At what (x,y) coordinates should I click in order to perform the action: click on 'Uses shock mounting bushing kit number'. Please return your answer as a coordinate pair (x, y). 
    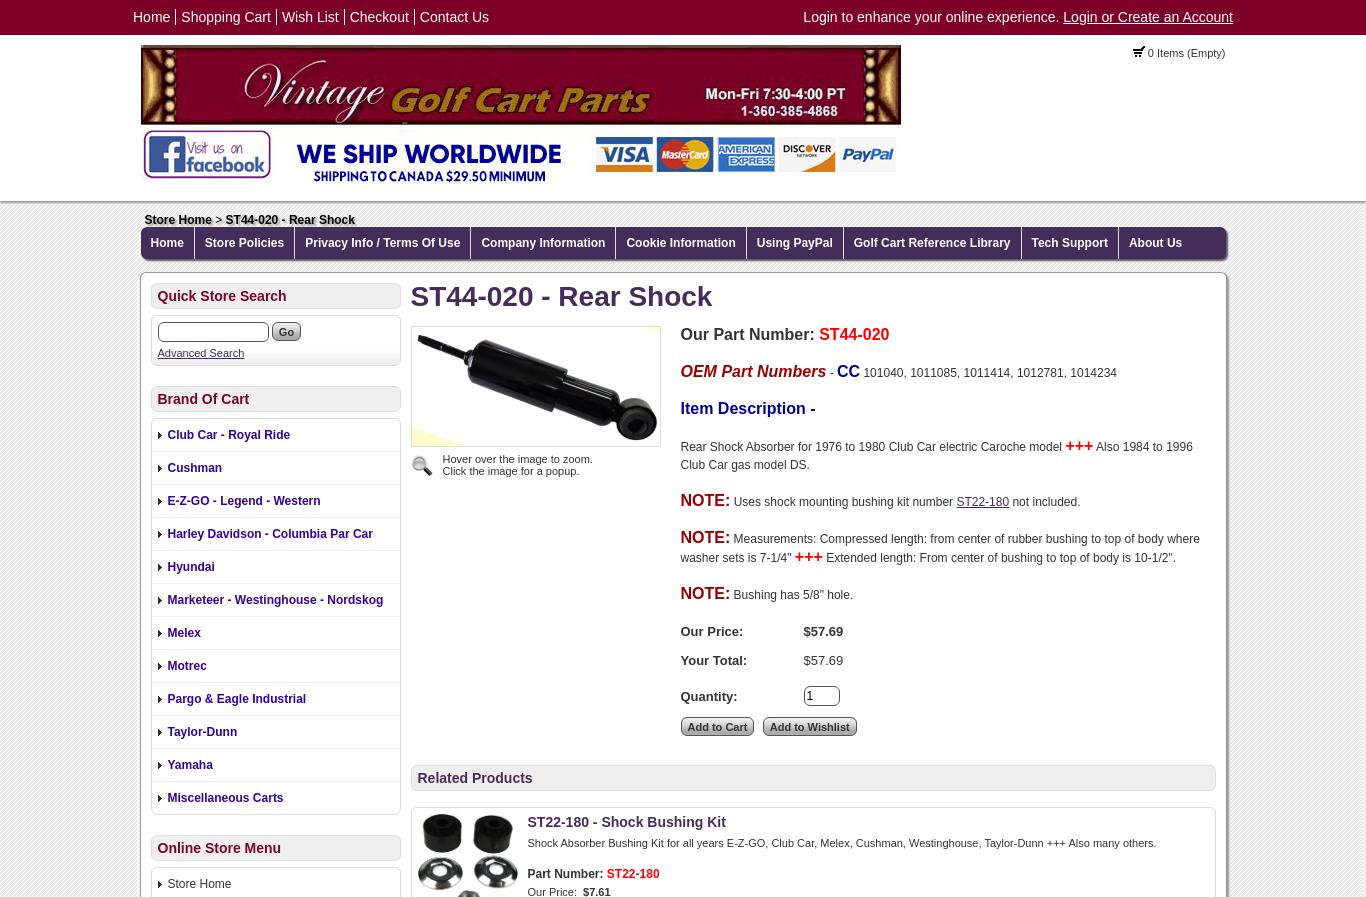
    Looking at the image, I should click on (732, 501).